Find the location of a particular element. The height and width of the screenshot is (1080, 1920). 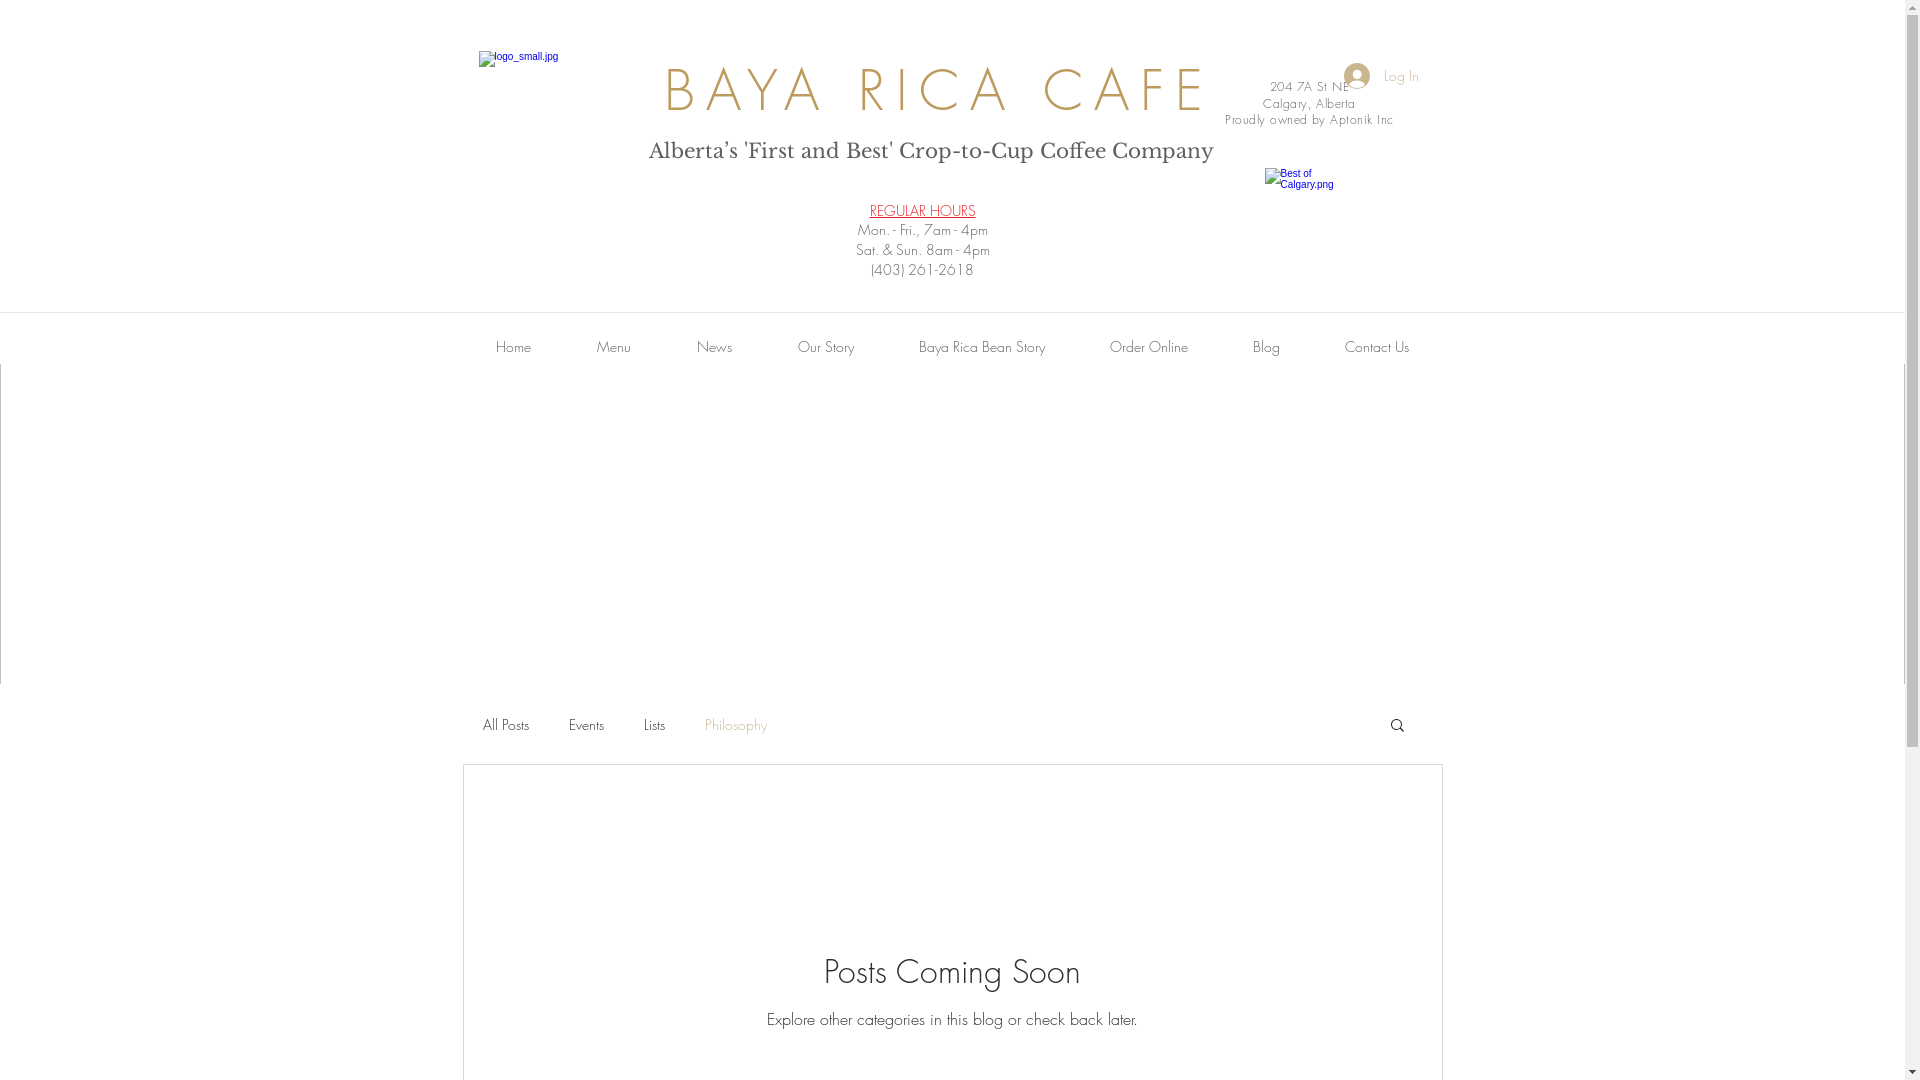

'Contact Us' is located at coordinates (1375, 346).